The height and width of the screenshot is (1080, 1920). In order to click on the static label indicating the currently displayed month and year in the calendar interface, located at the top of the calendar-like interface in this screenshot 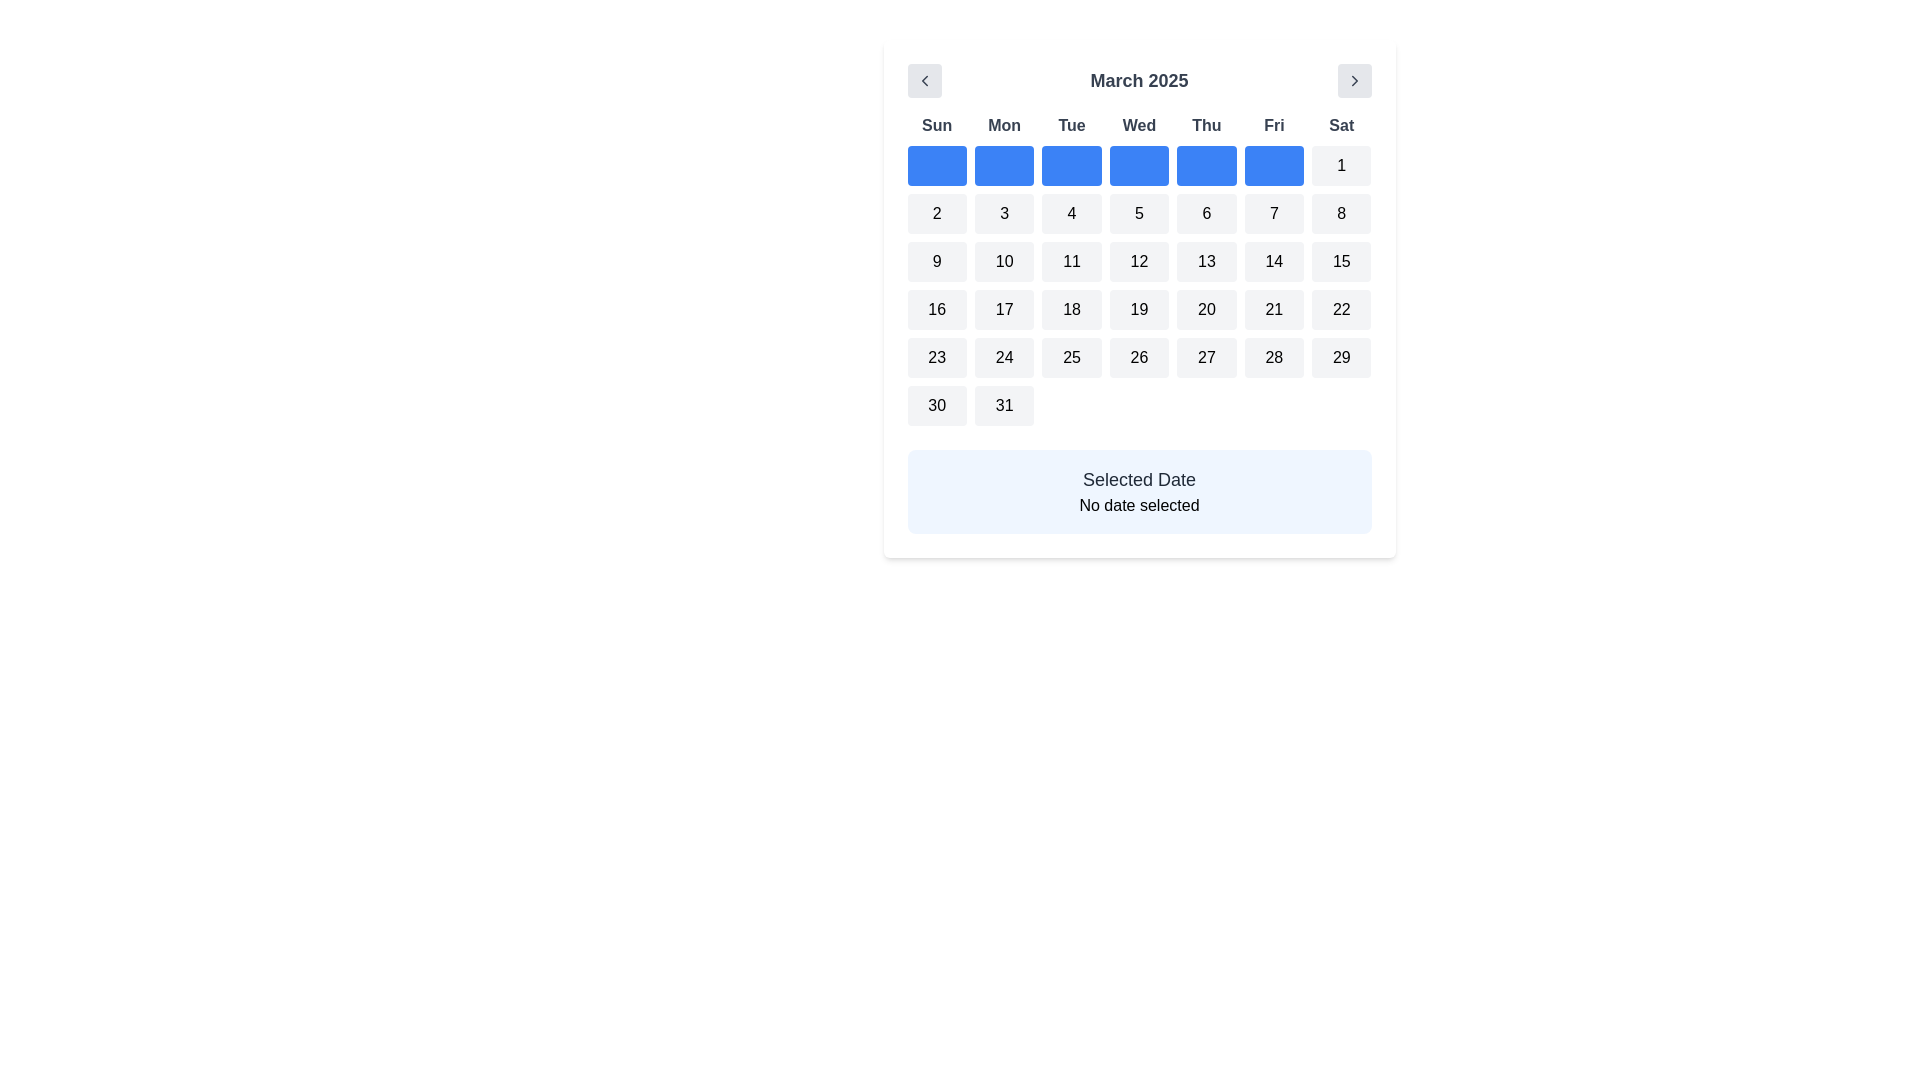, I will do `click(1139, 80)`.